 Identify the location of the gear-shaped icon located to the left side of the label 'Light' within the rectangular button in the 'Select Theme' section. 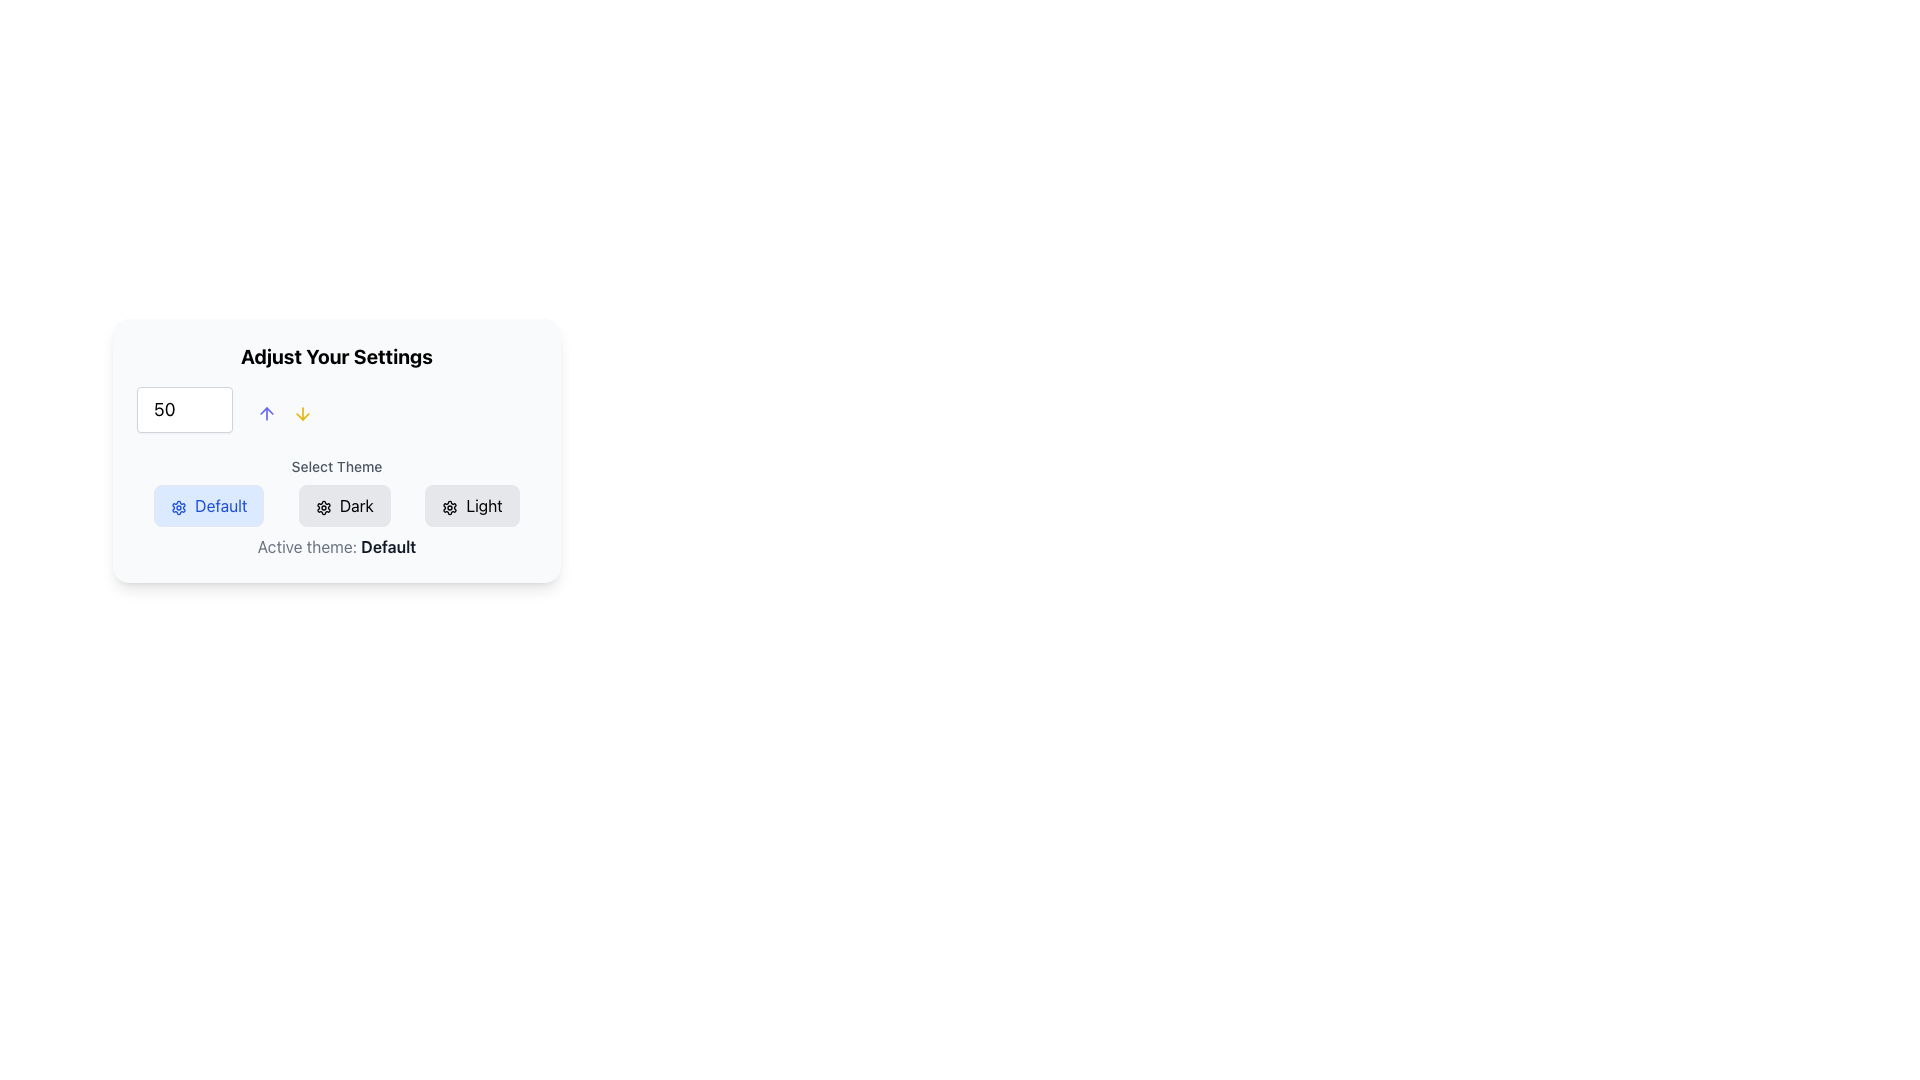
(449, 506).